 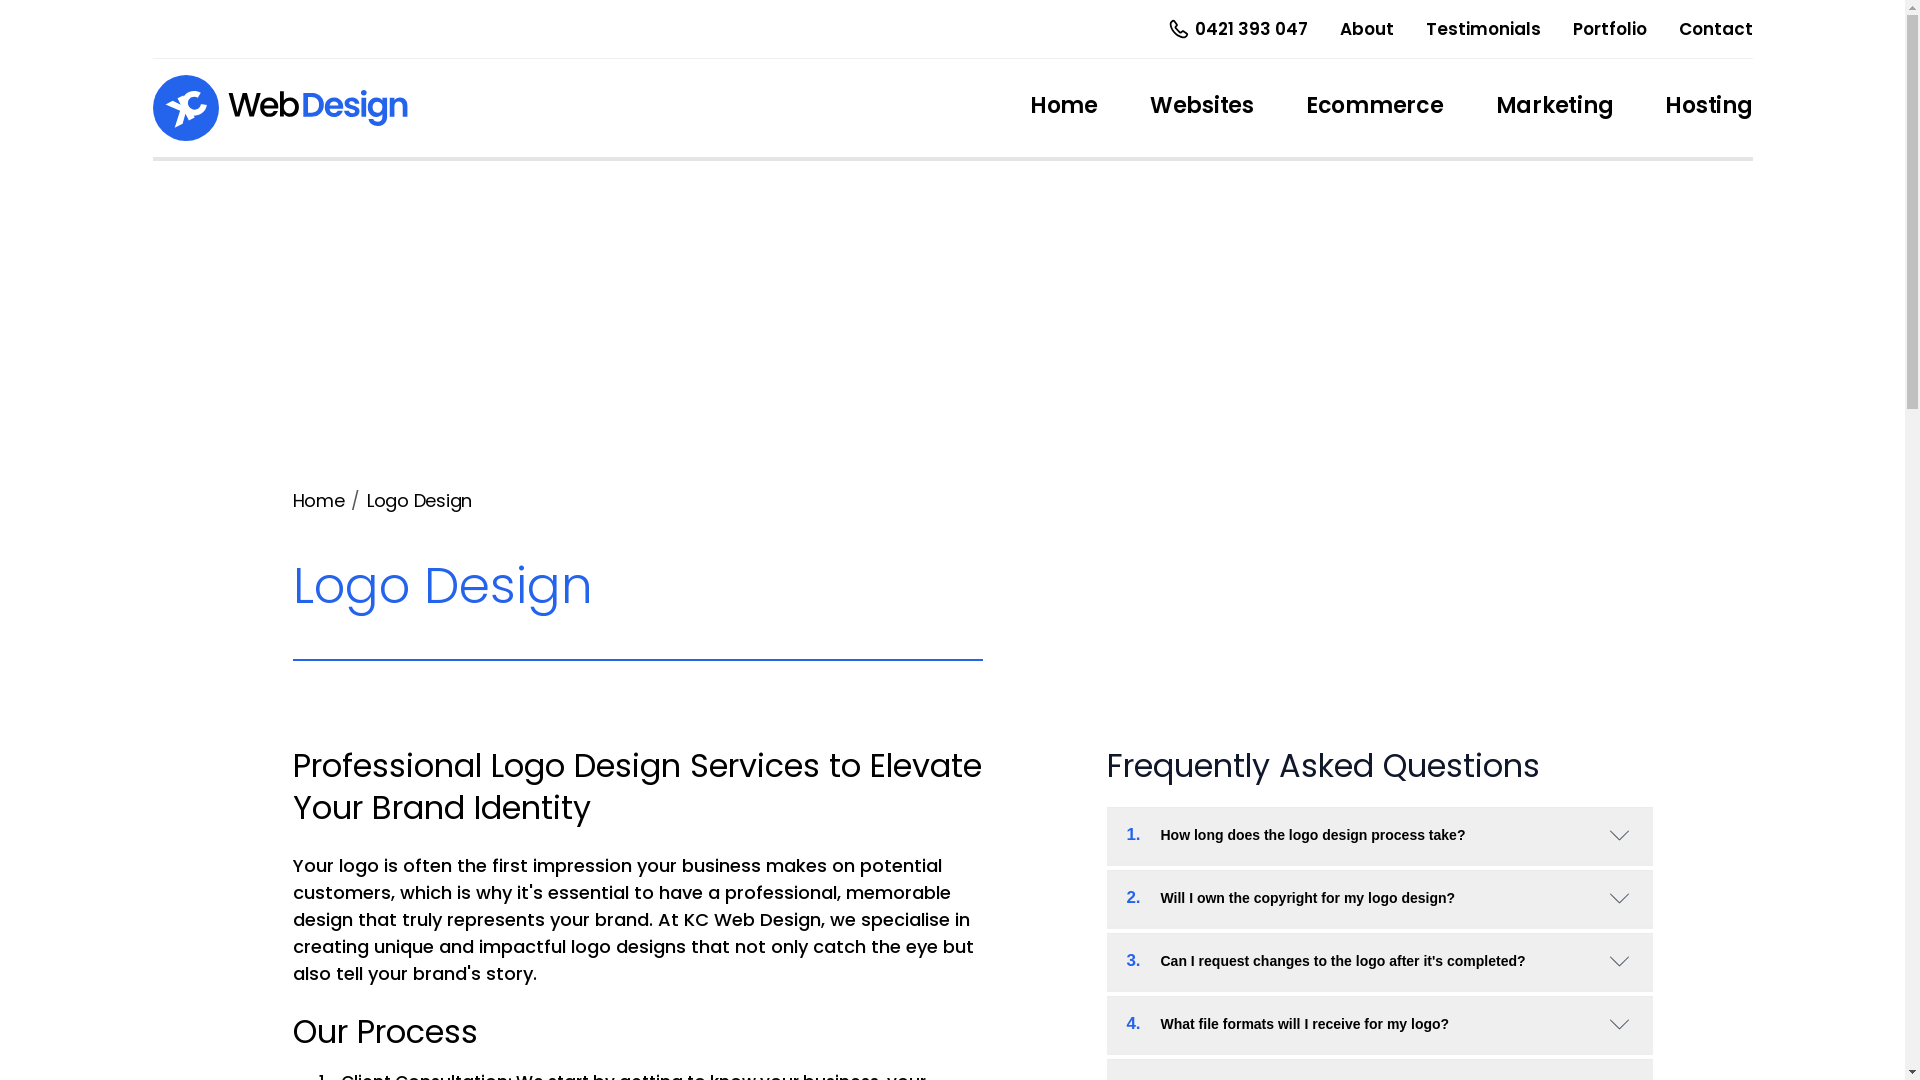 I want to click on 'Websites', so click(x=1200, y=108).